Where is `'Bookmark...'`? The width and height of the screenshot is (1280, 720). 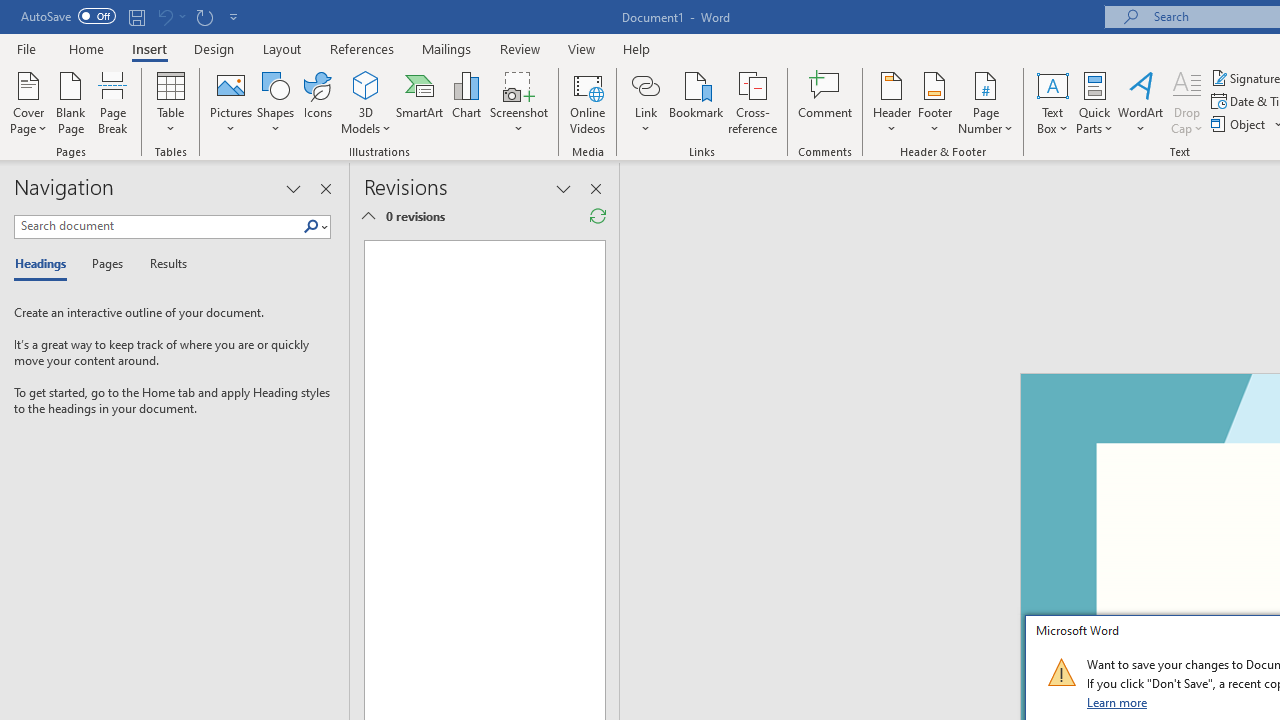
'Bookmark...' is located at coordinates (696, 103).